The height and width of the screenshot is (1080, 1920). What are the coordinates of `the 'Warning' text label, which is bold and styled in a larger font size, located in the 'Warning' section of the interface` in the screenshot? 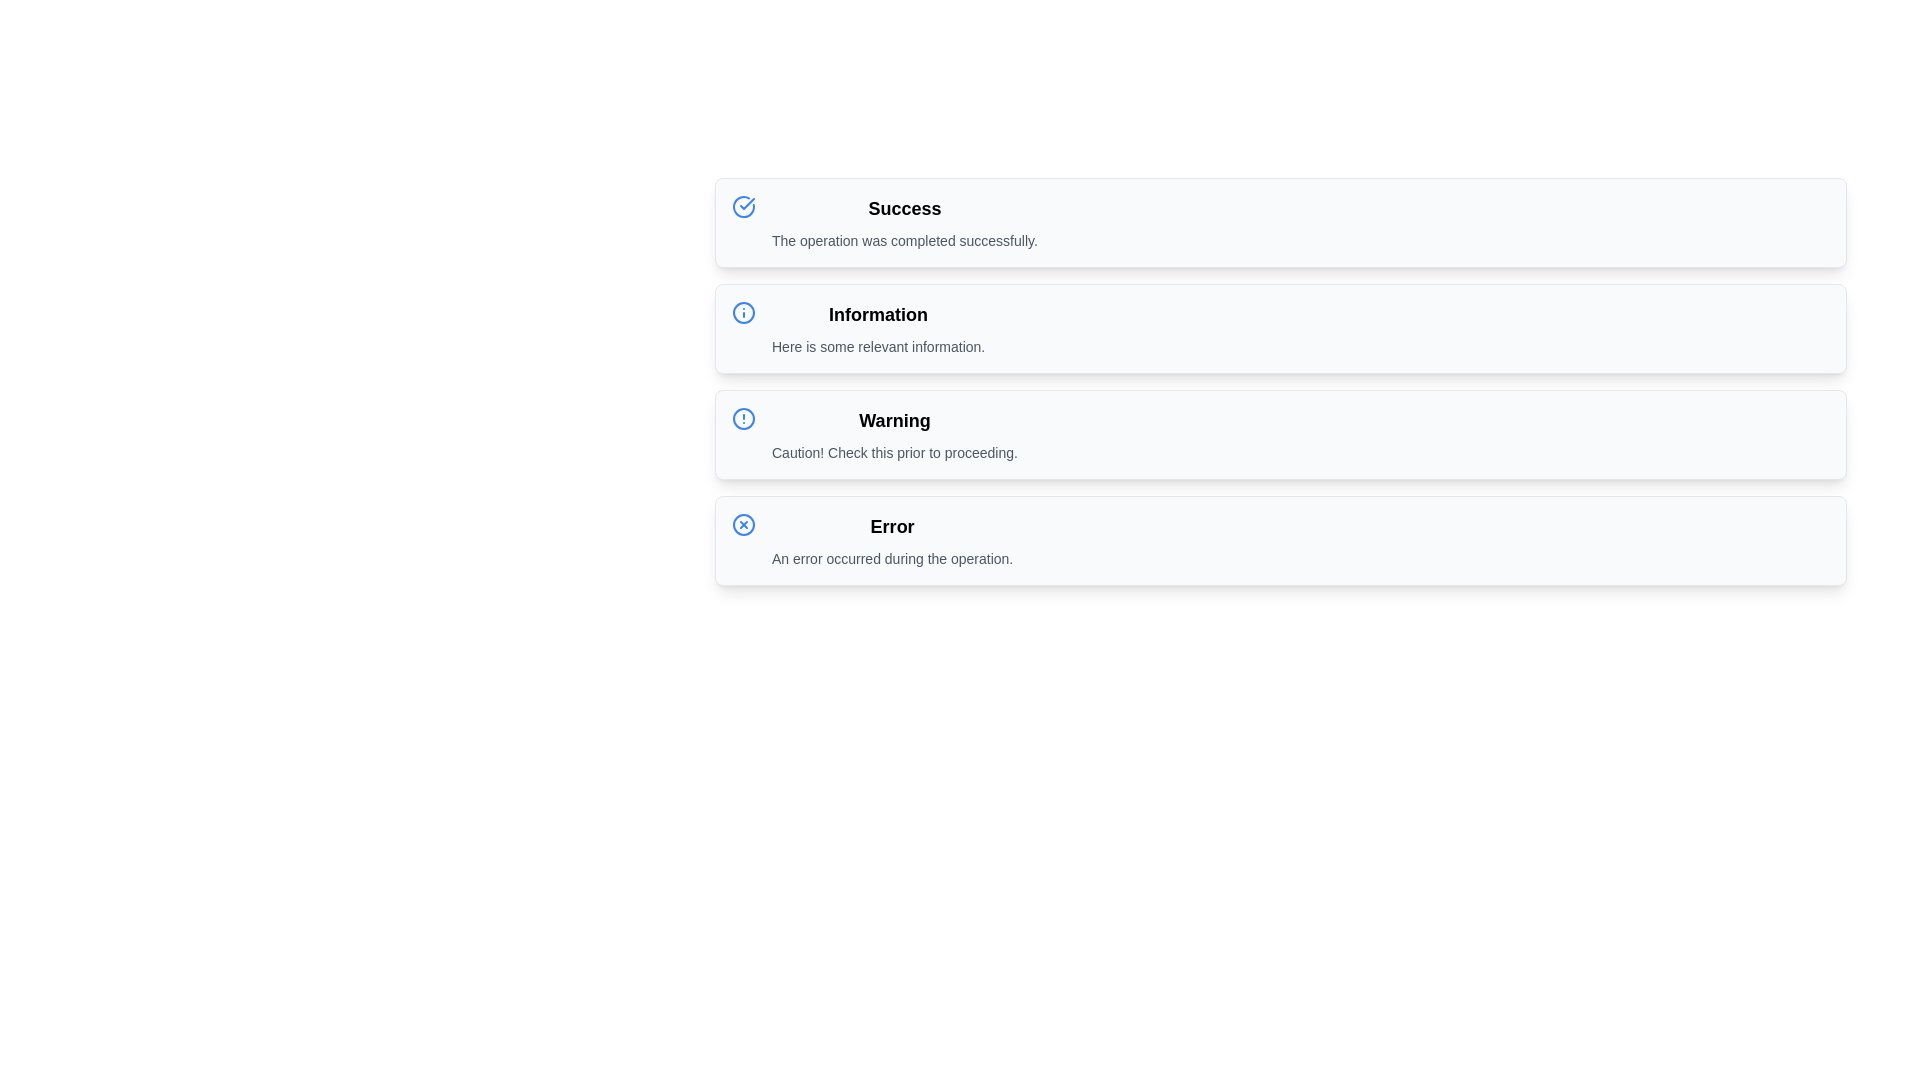 It's located at (893, 419).